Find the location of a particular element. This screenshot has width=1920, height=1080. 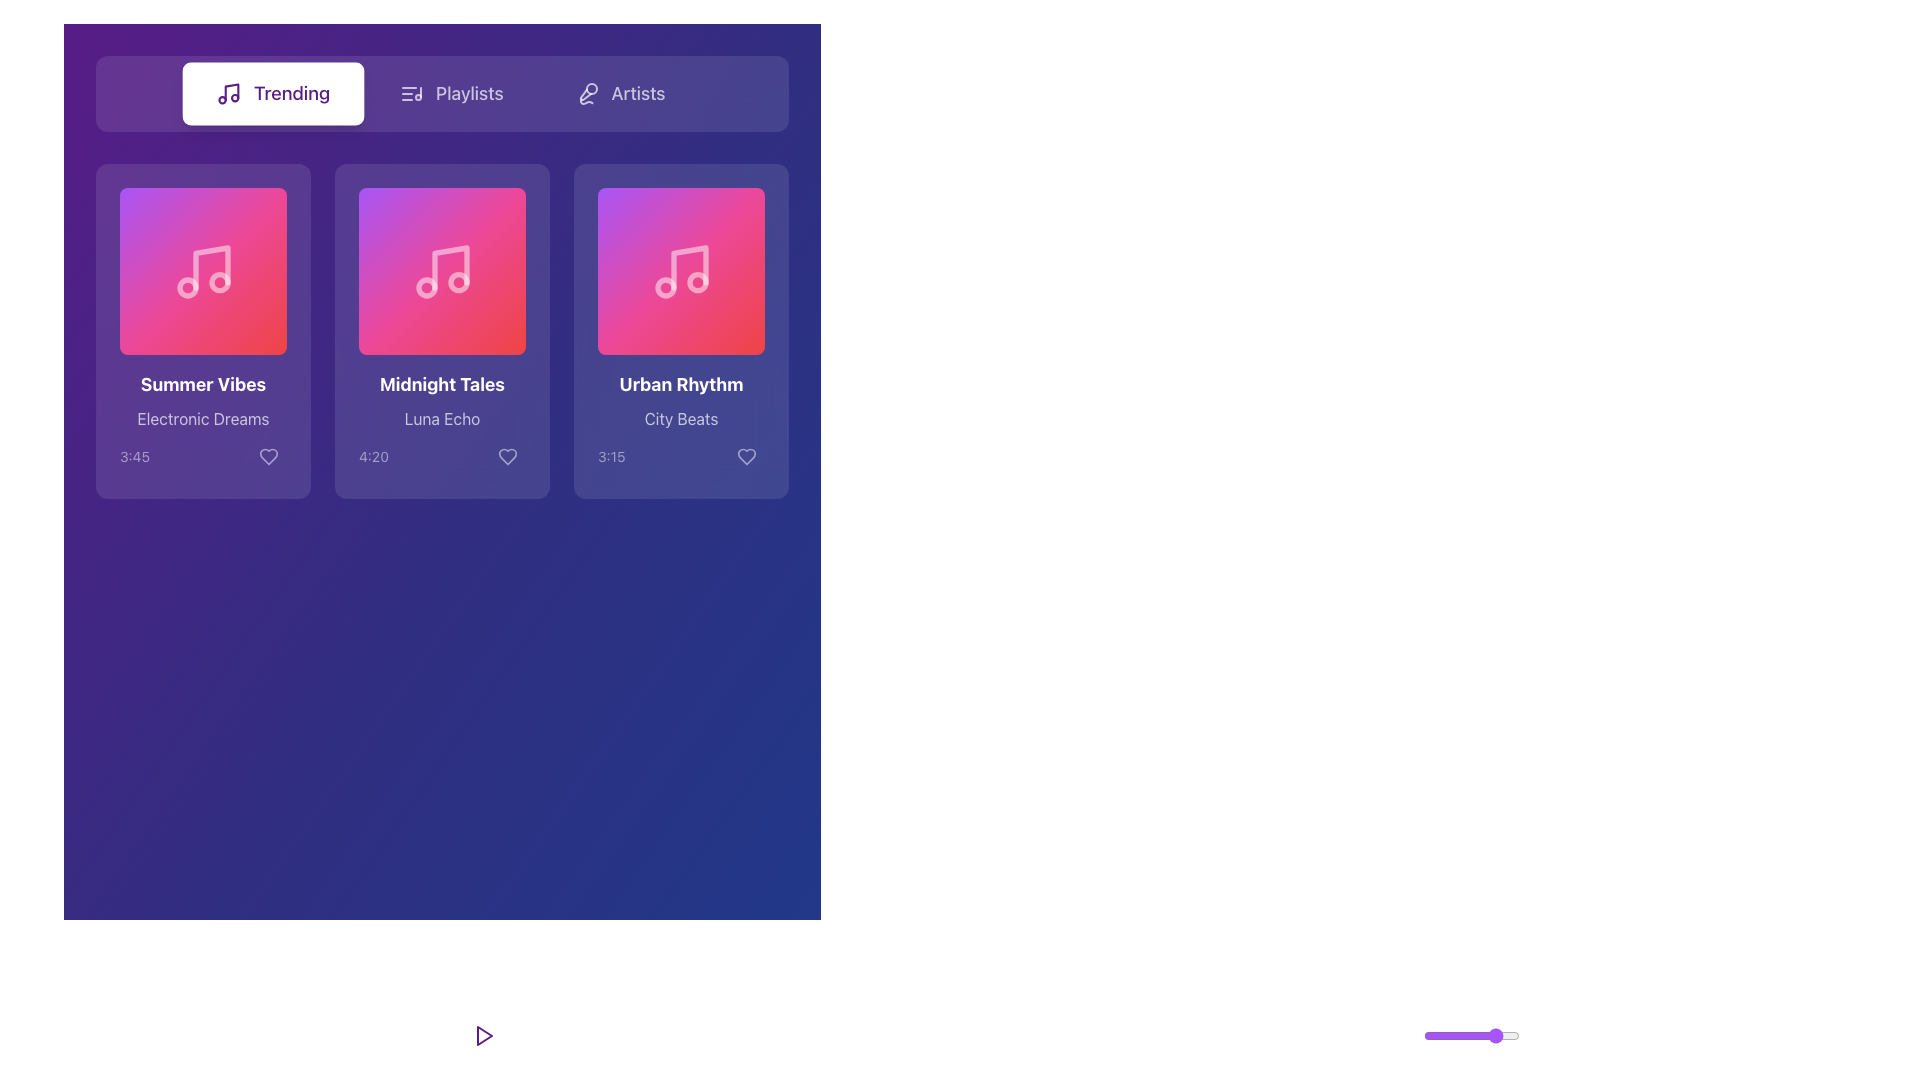

the music decorative icon located in the 'Summer Vibes' card within the 'Trending' section of the music application is located at coordinates (211, 266).